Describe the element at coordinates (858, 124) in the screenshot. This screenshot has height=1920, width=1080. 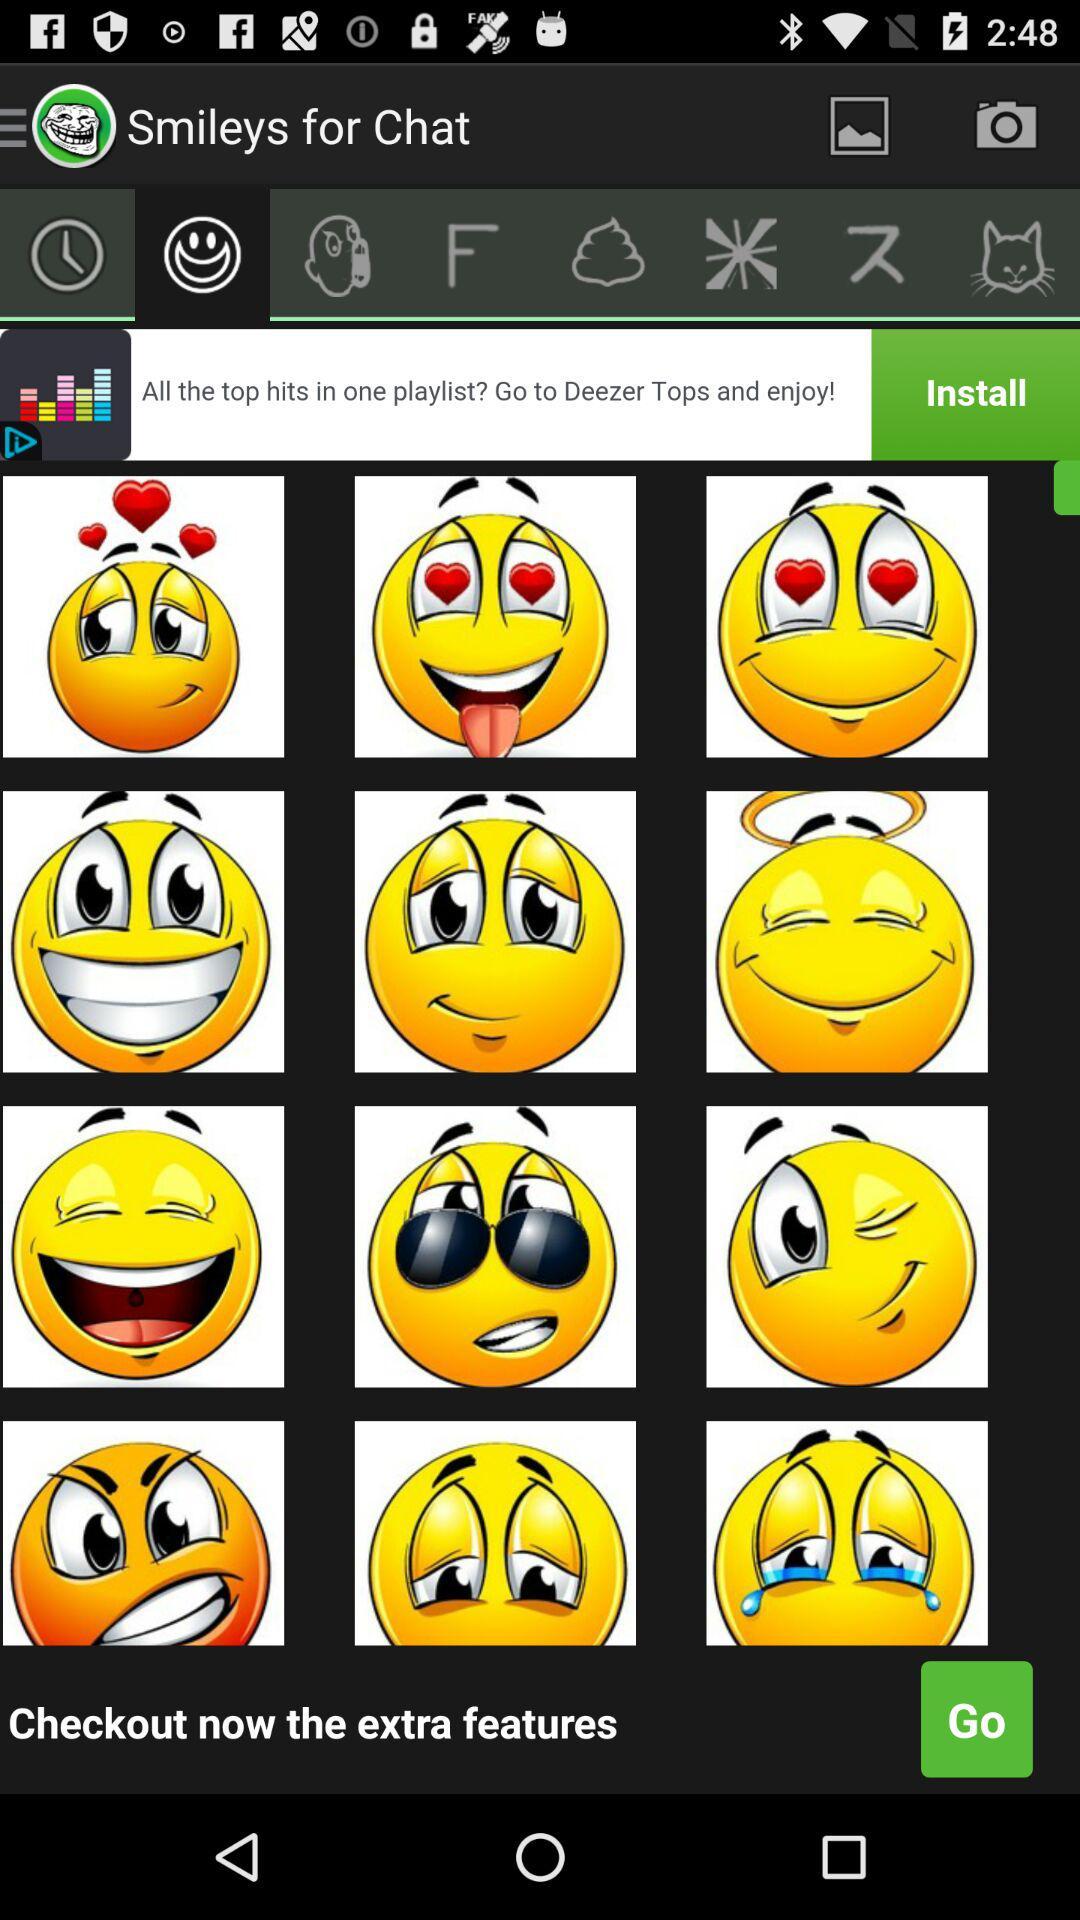
I see `ateno para janela` at that location.